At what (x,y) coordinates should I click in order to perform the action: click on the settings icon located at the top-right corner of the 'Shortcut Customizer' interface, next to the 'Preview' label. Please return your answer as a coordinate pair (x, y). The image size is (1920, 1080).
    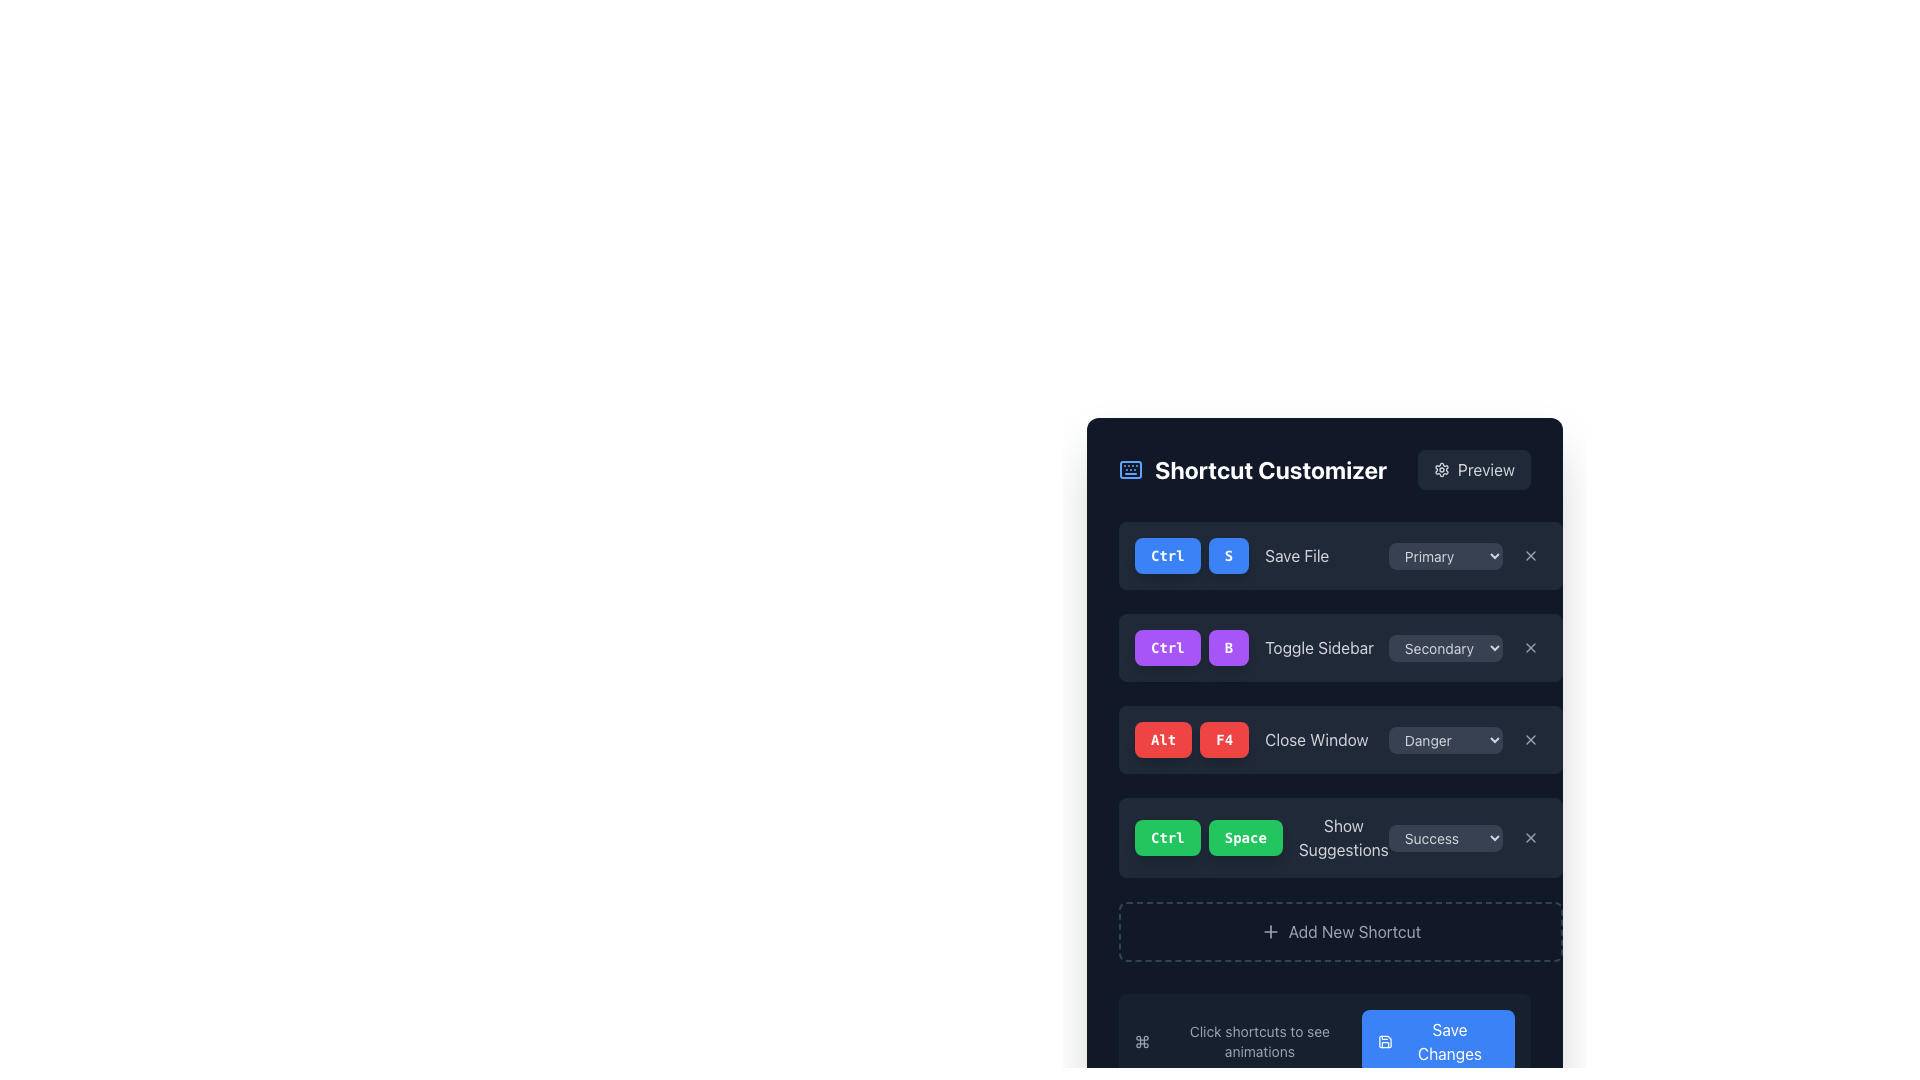
    Looking at the image, I should click on (1442, 470).